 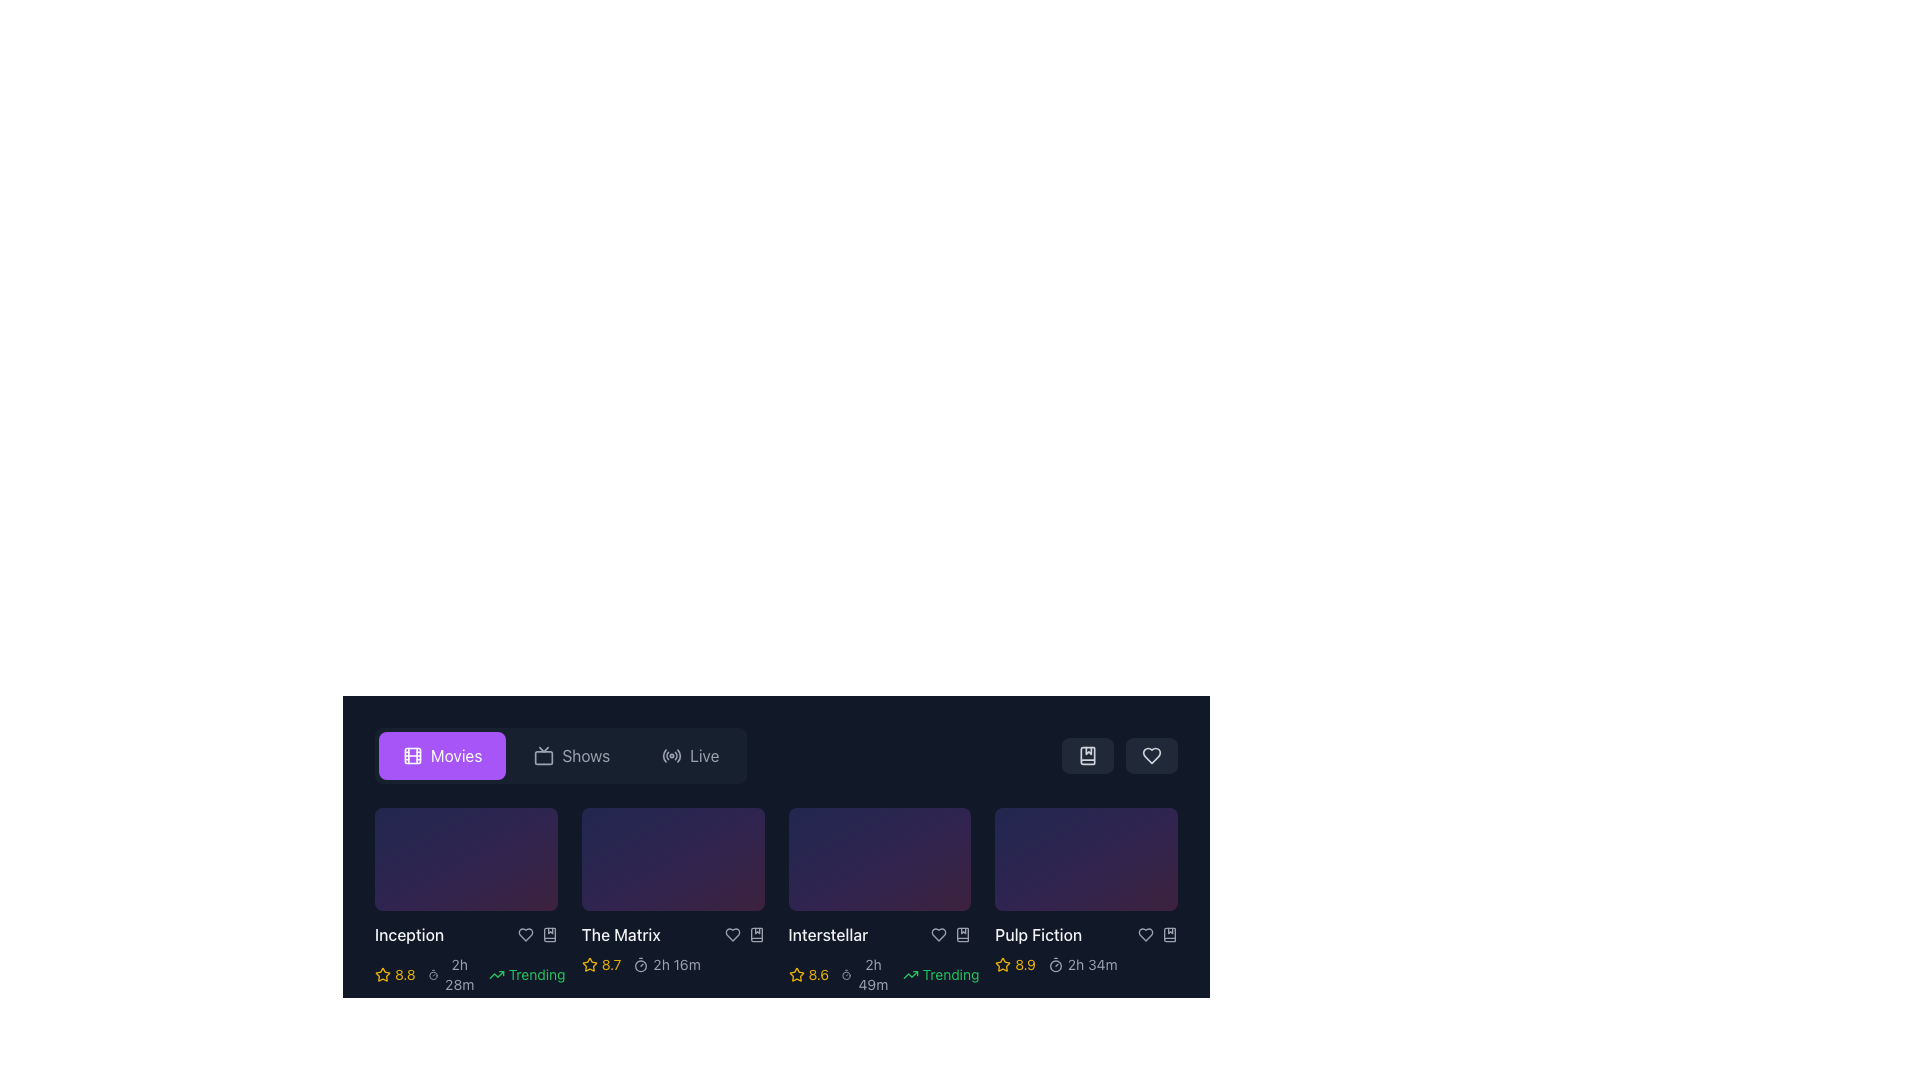 I want to click on the circular icon representing the central feature of the timer located at the top-right section of the interface, so click(x=1054, y=965).